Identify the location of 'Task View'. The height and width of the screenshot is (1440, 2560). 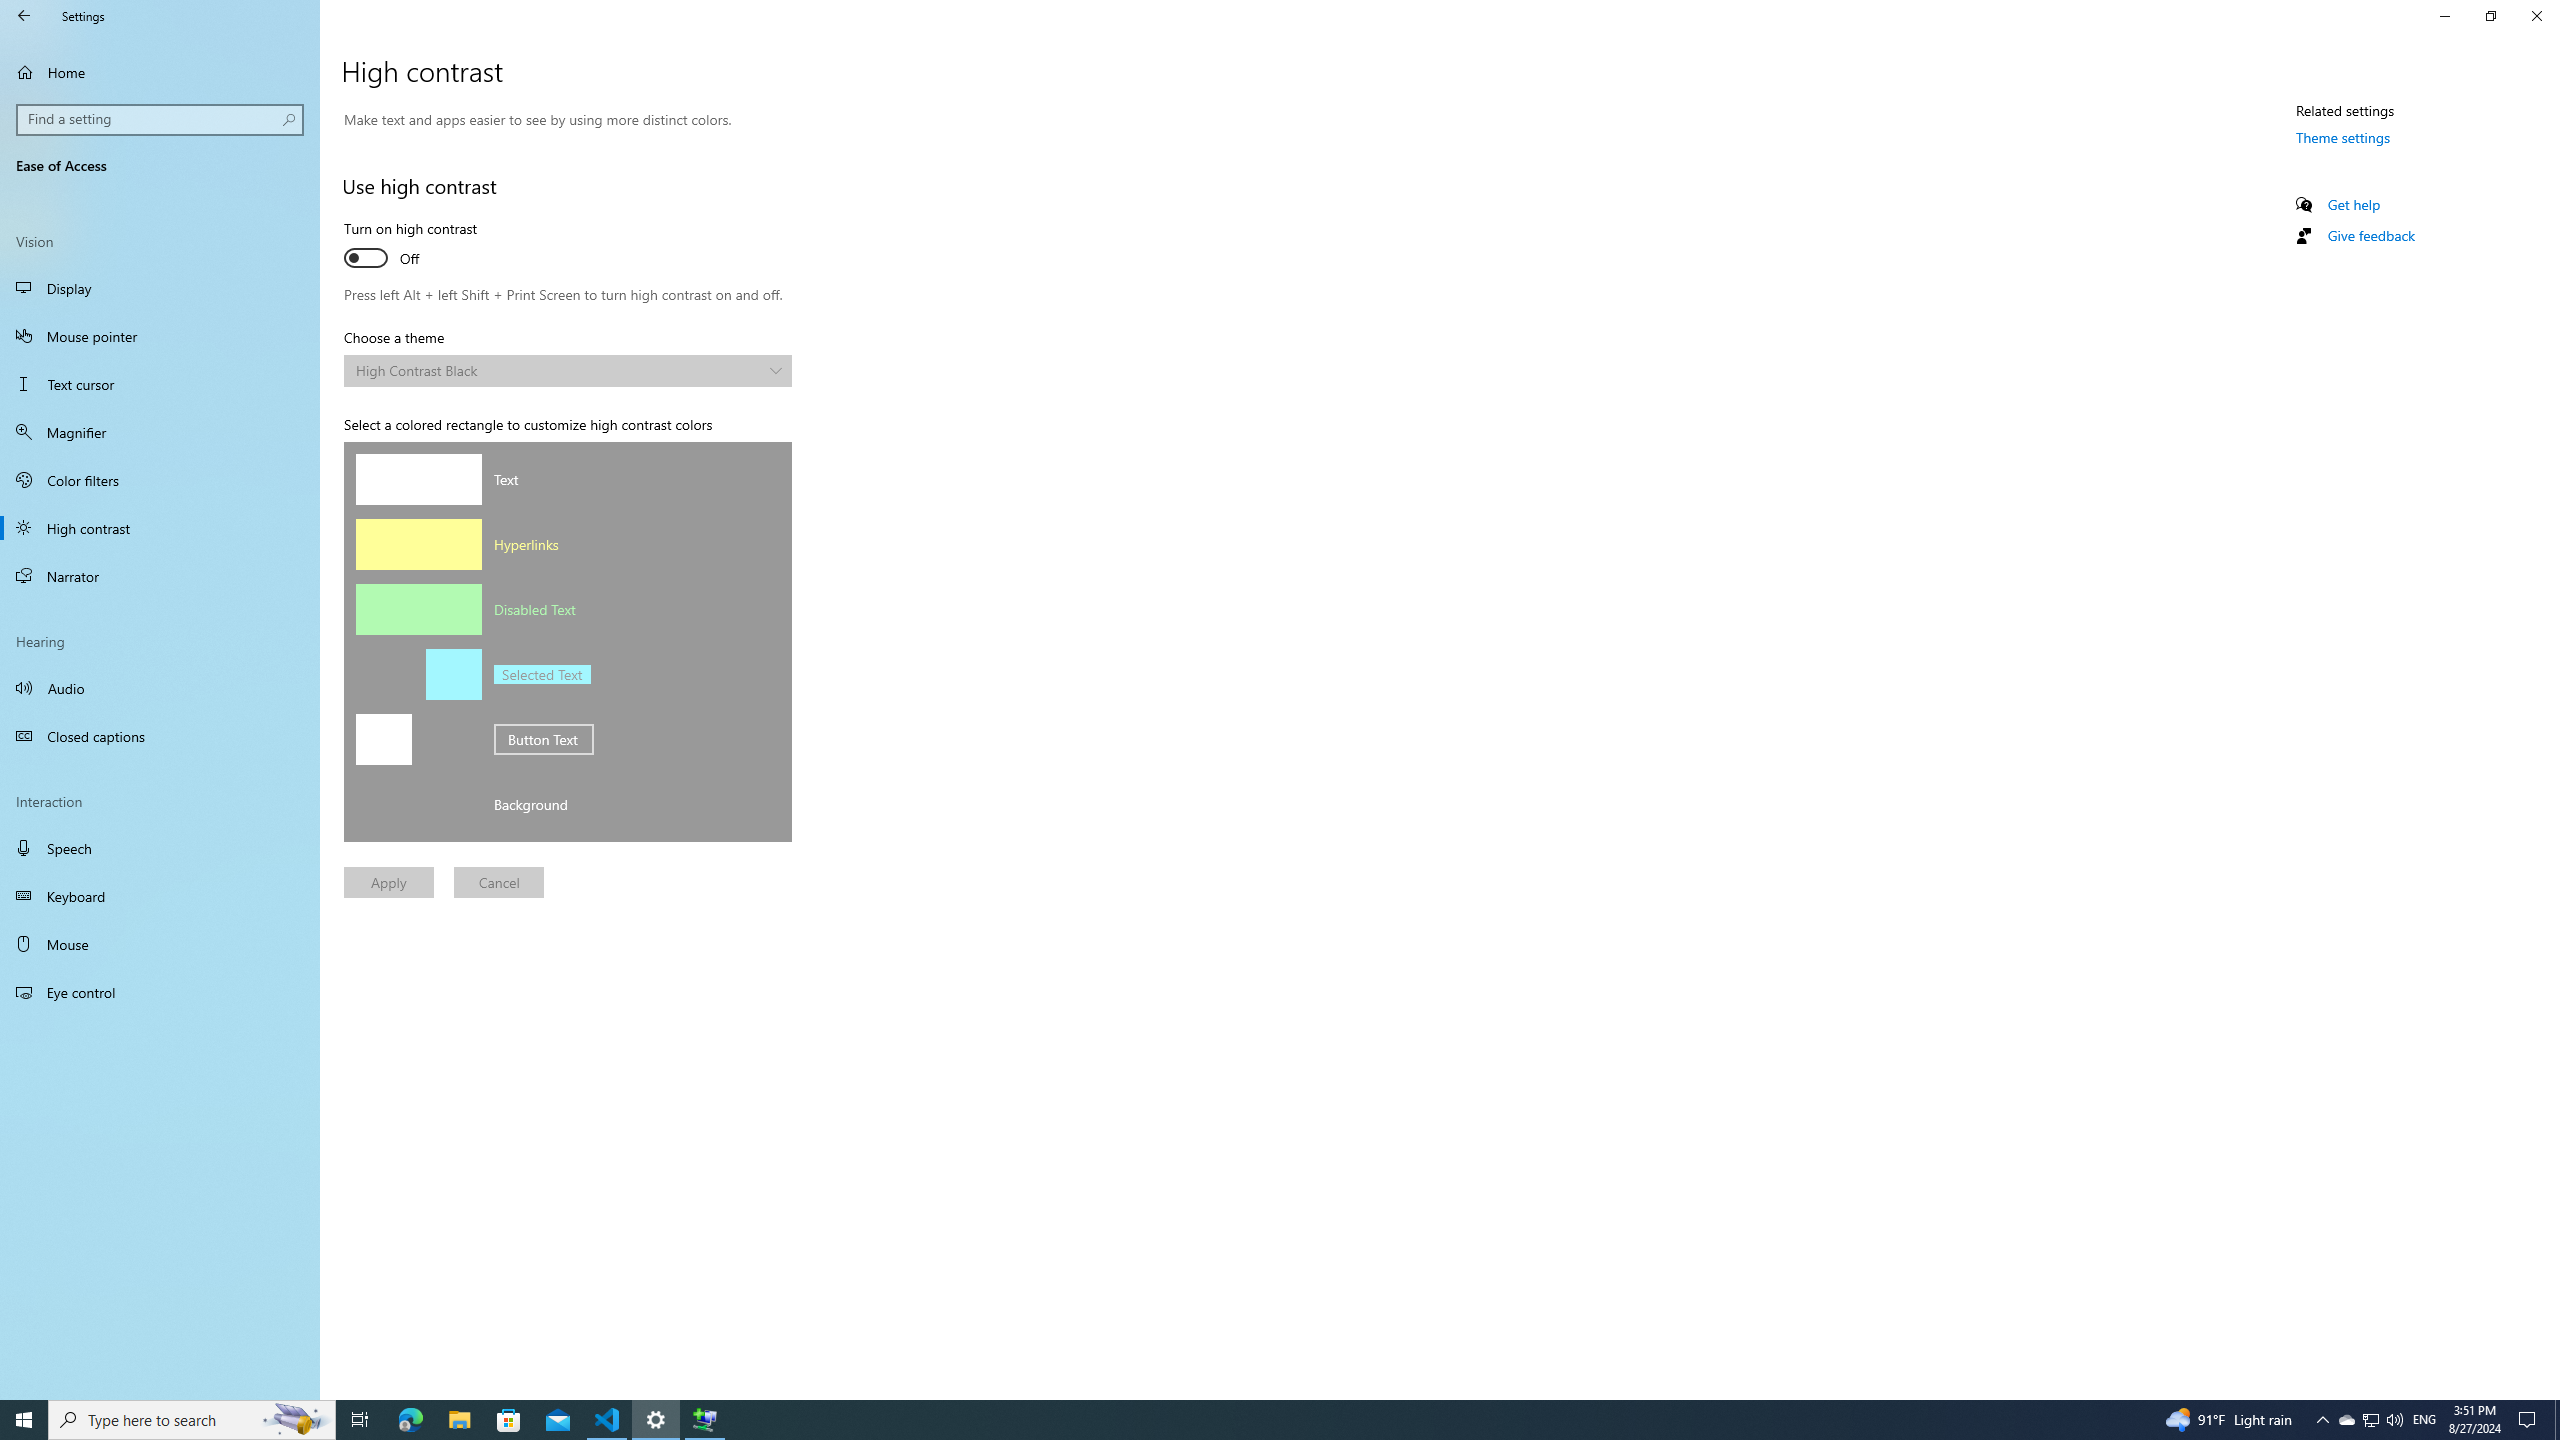
(358, 1418).